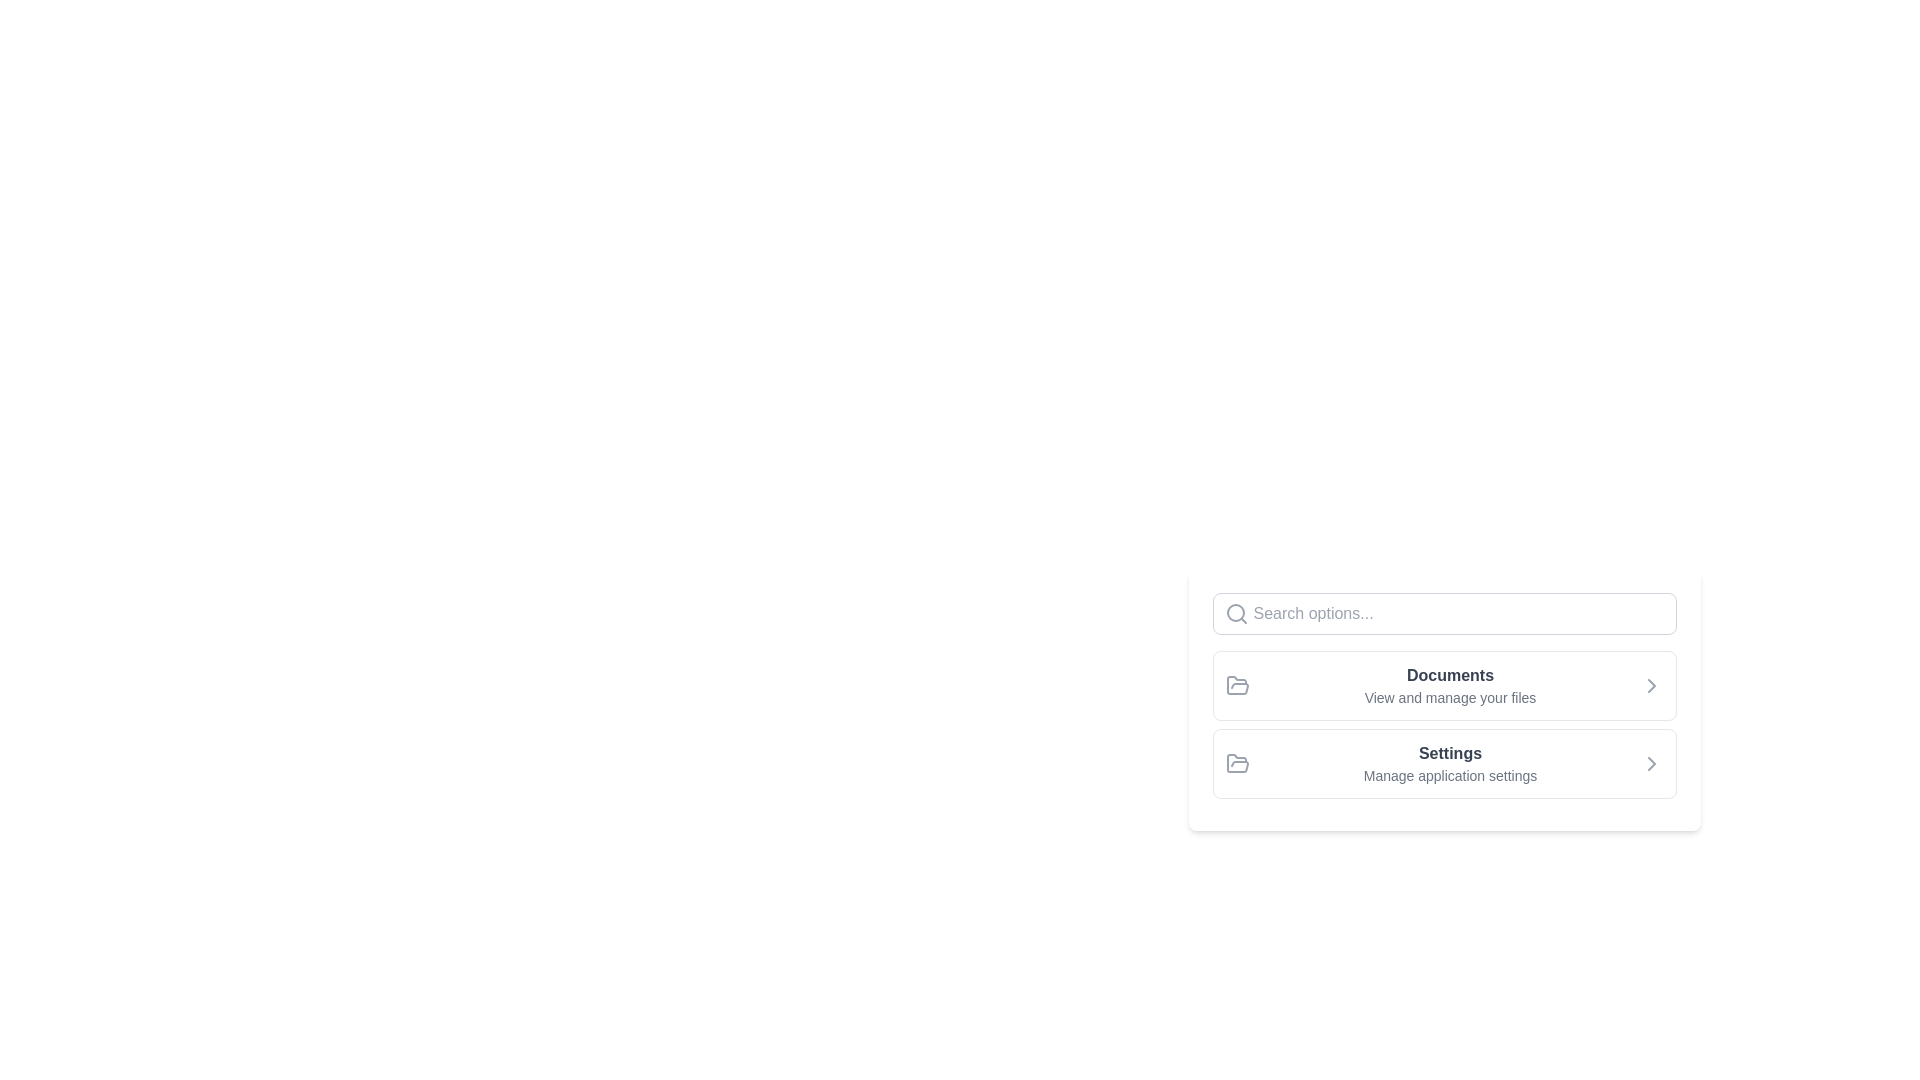  What do you see at coordinates (1234, 612) in the screenshot?
I see `the small circular vector graphic element within the SVG search icon to display its tooltip or details` at bounding box center [1234, 612].